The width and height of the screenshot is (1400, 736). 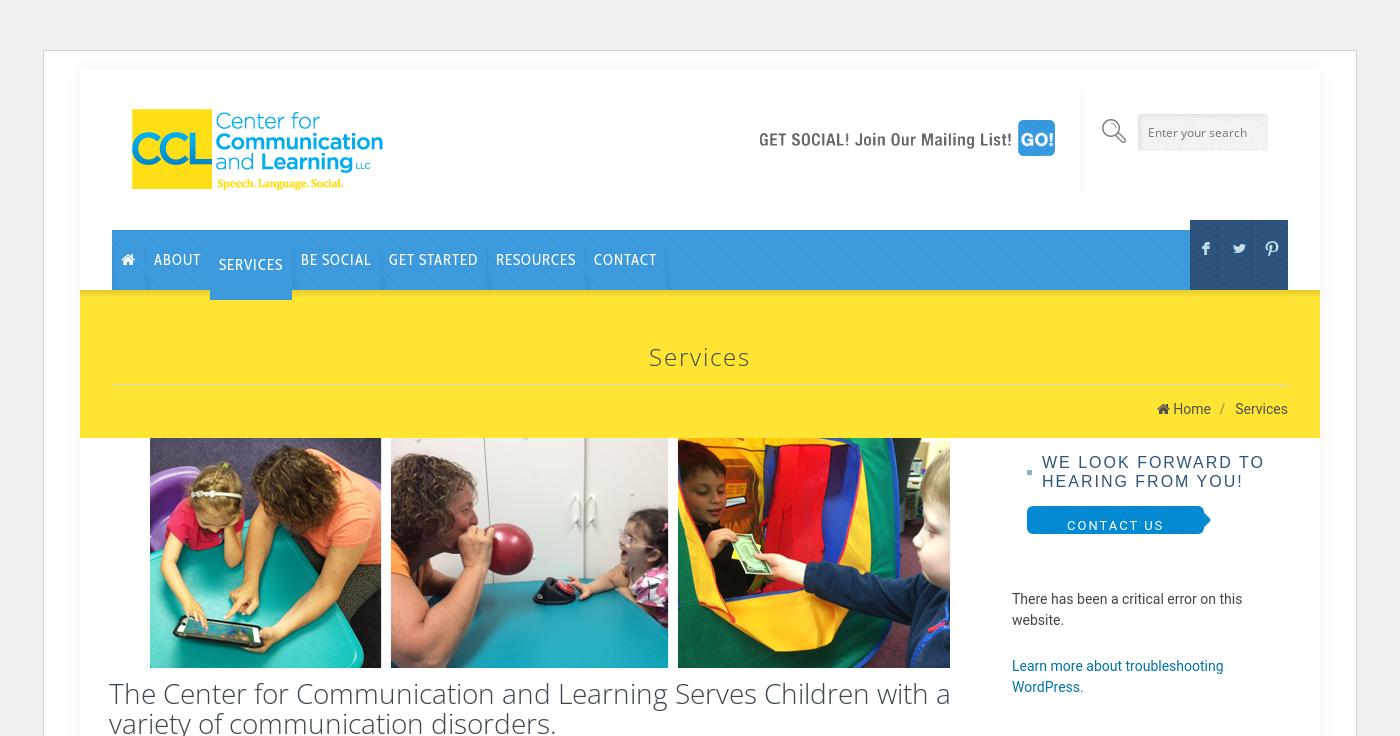 I want to click on 'We look forward to hearing from you!', so click(x=1153, y=470).